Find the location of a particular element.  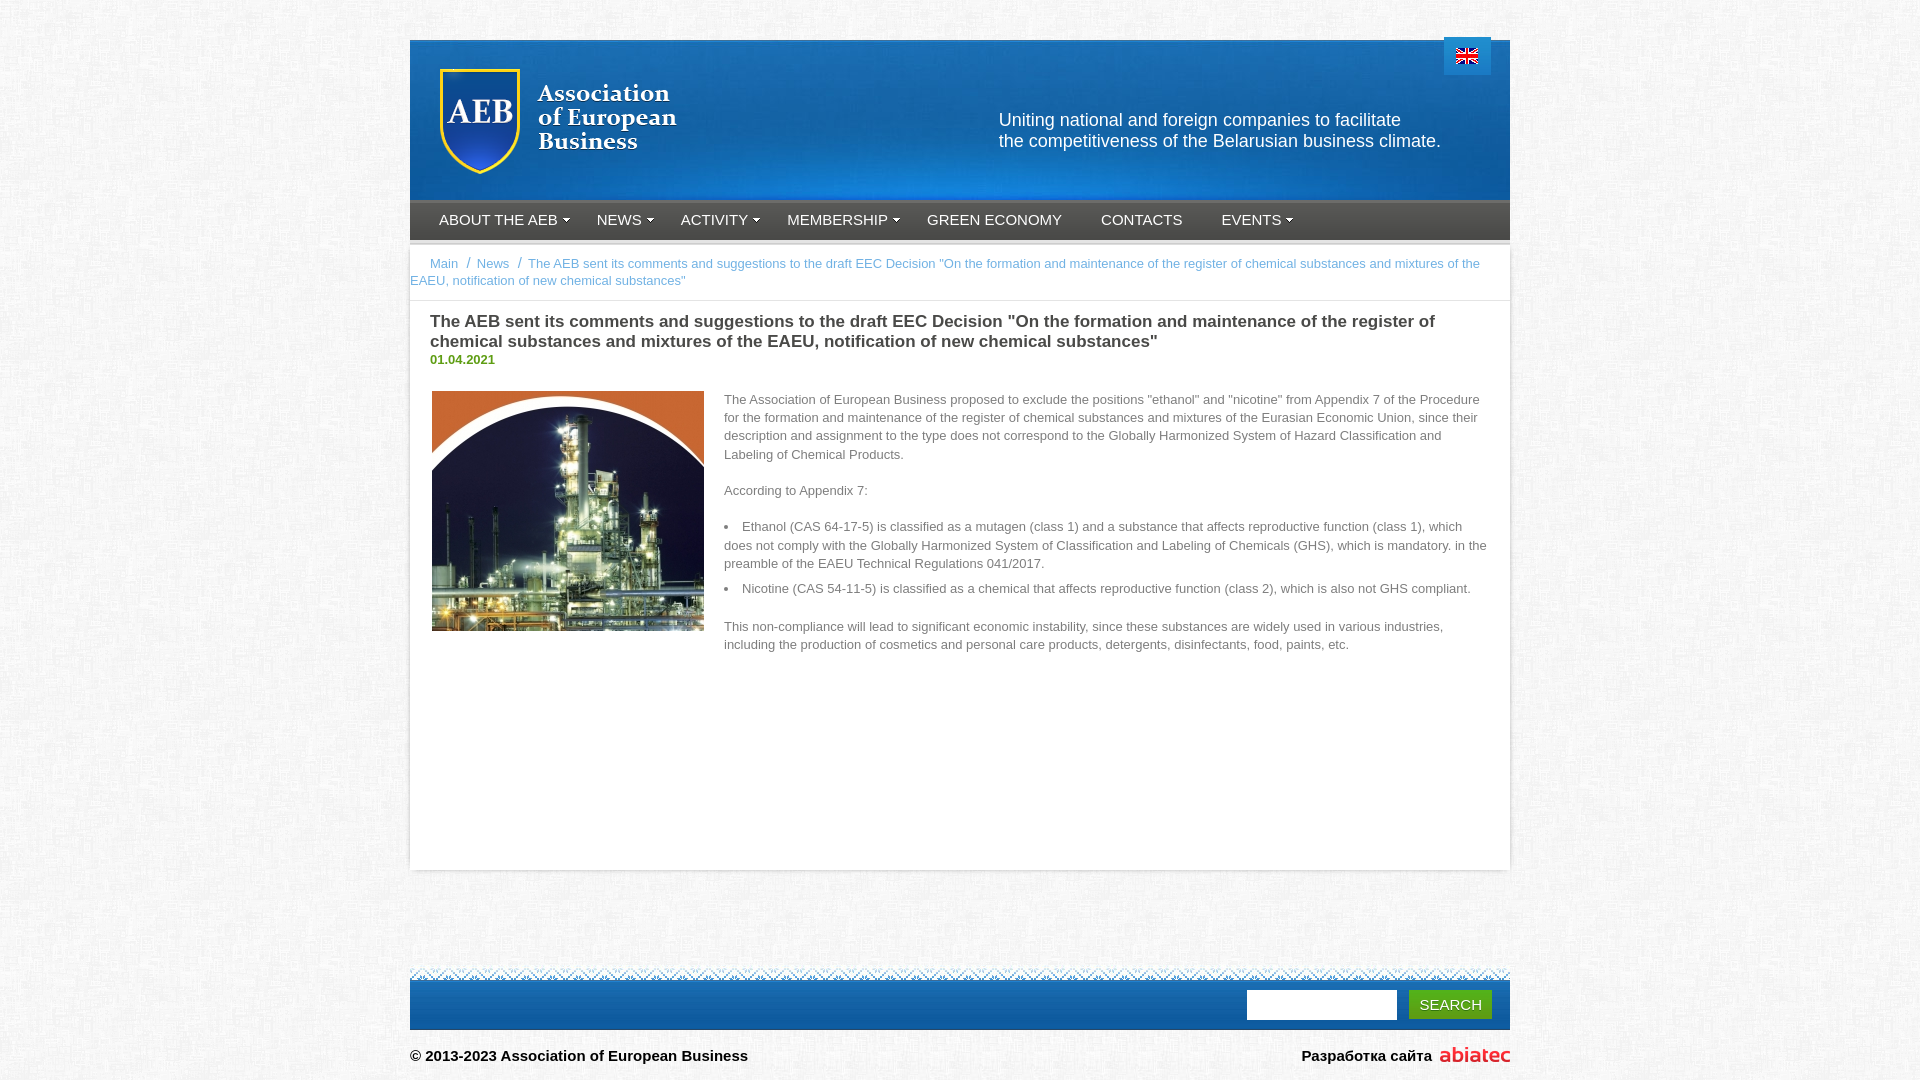

'ACTIVITY' is located at coordinates (716, 222).